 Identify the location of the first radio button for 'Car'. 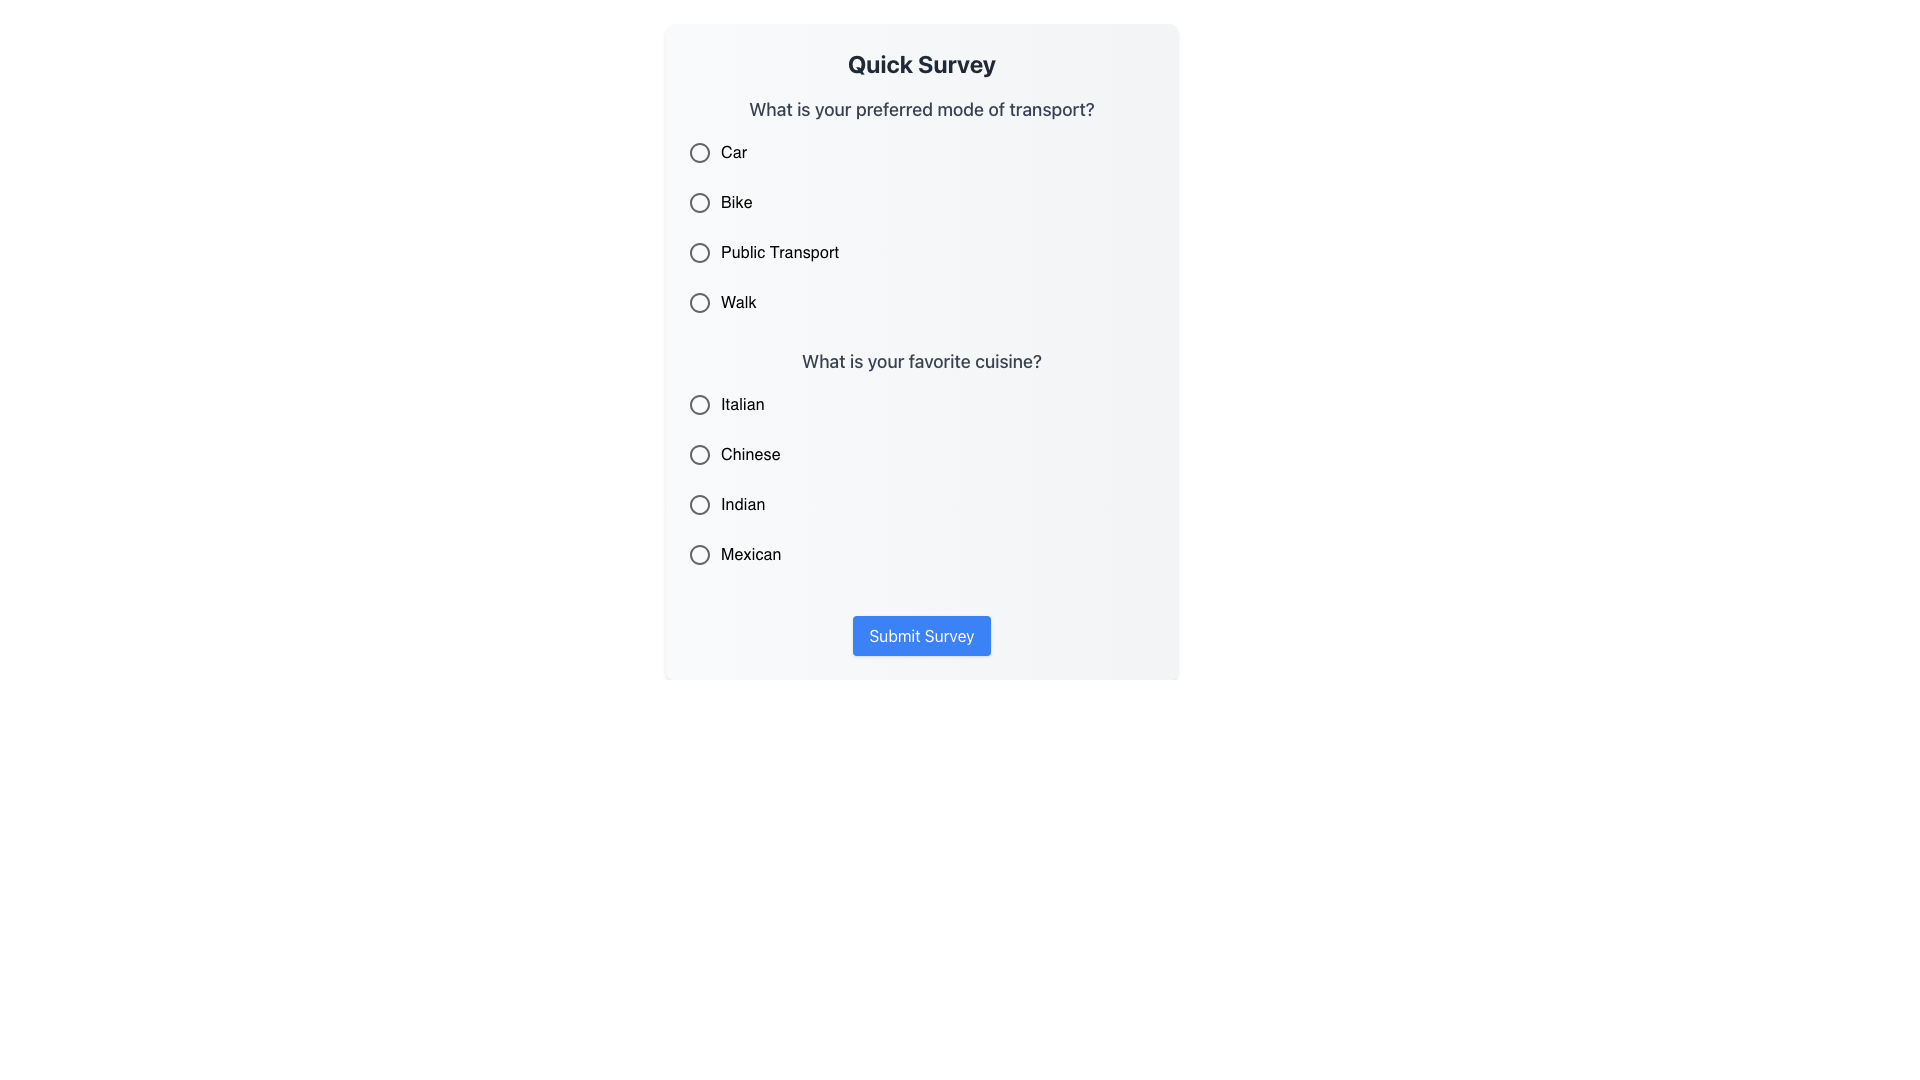
(700, 152).